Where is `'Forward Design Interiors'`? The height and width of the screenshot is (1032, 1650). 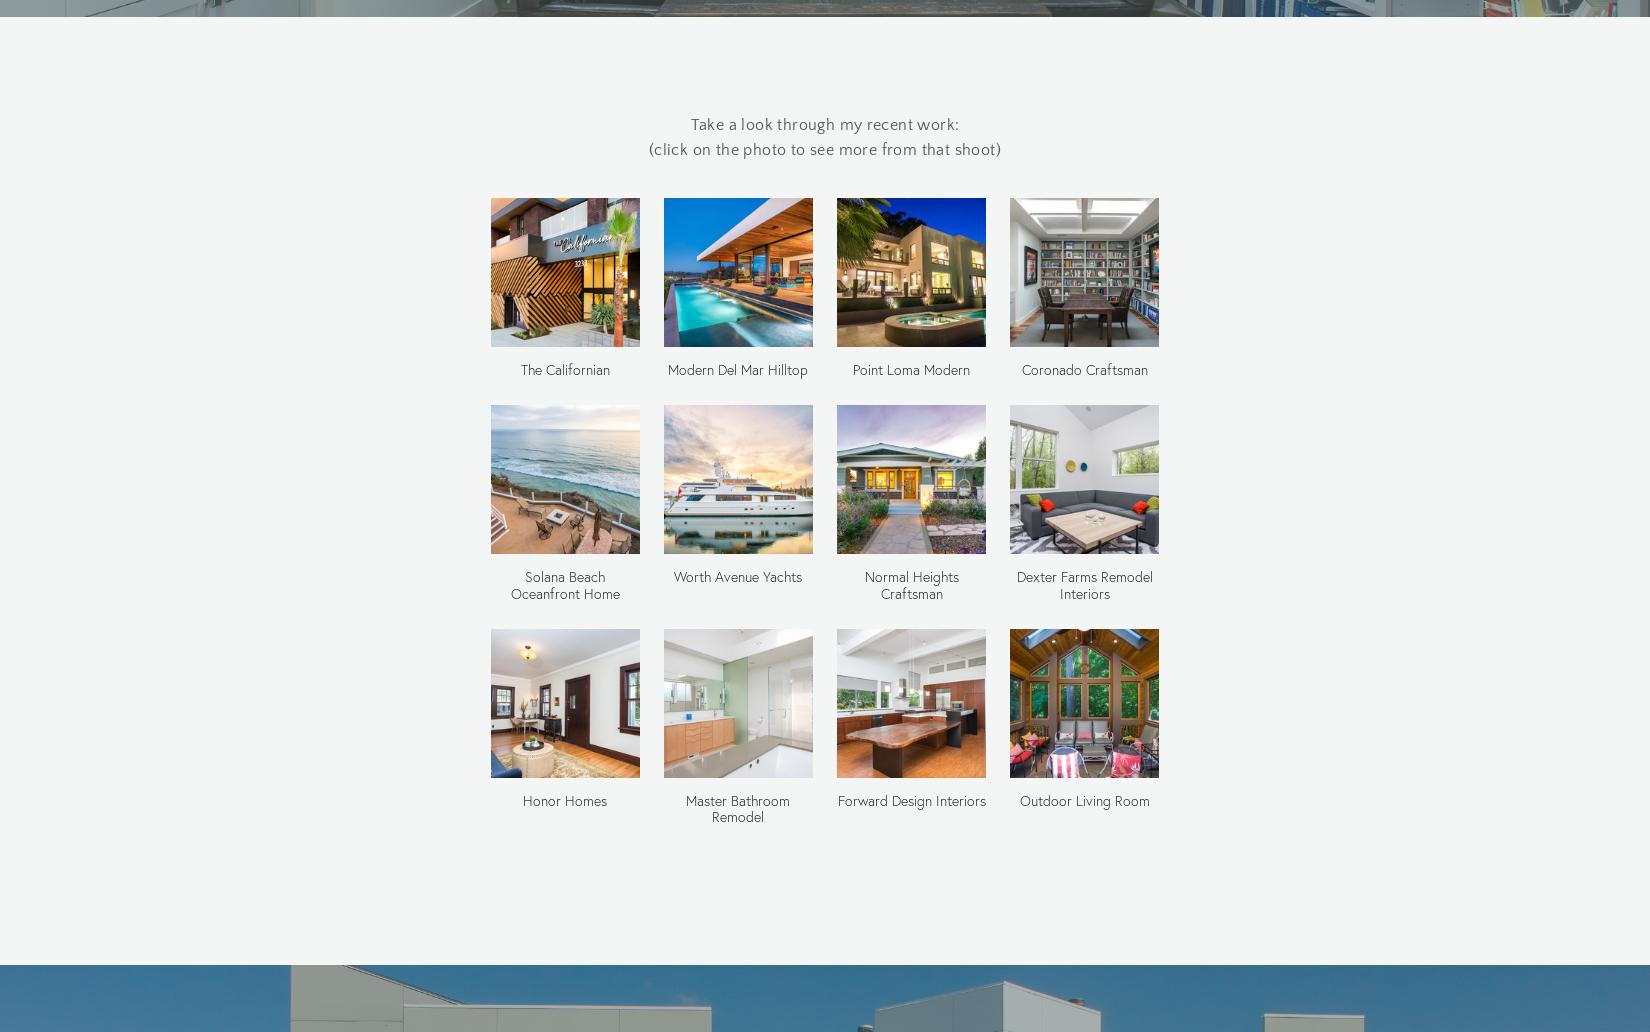
'Forward Design Interiors' is located at coordinates (910, 799).